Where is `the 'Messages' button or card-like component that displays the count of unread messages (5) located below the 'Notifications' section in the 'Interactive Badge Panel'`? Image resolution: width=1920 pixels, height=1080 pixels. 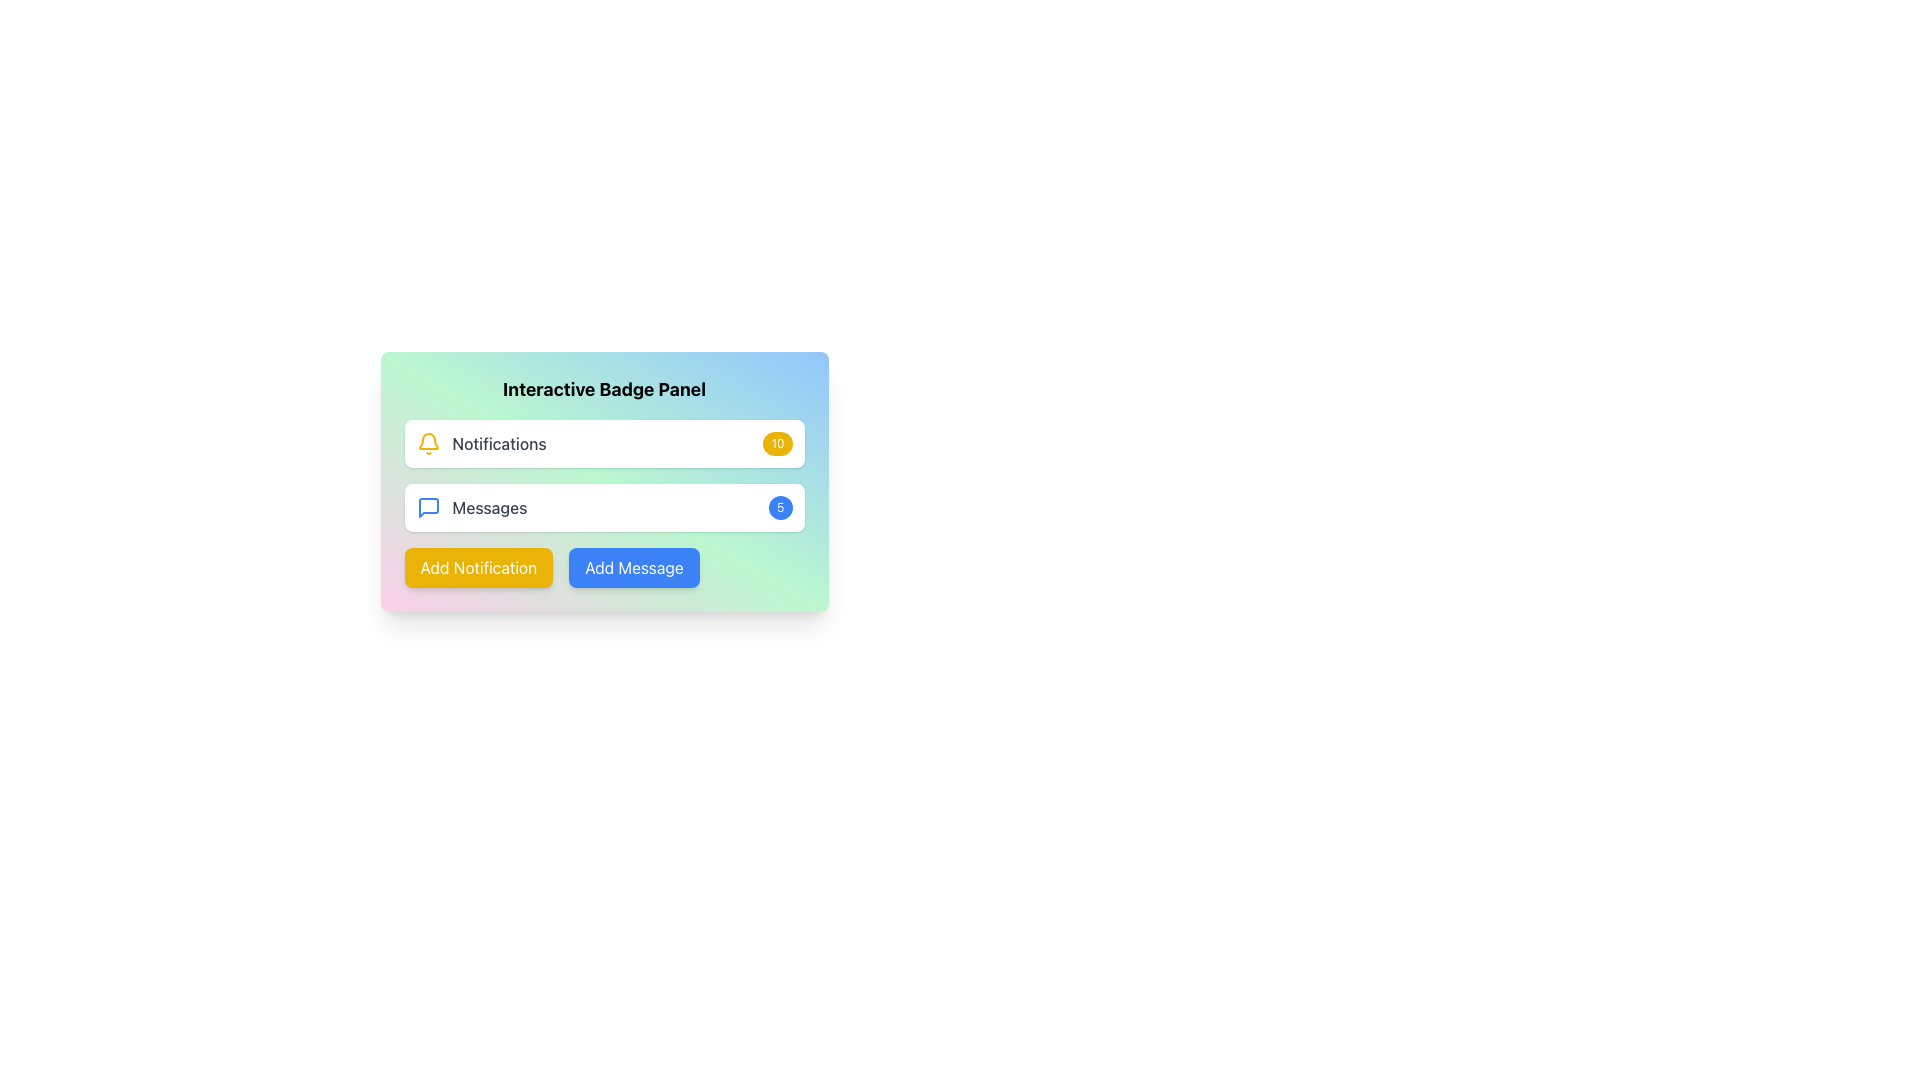
the 'Messages' button or card-like component that displays the count of unread messages (5) located below the 'Notifications' section in the 'Interactive Badge Panel' is located at coordinates (603, 507).